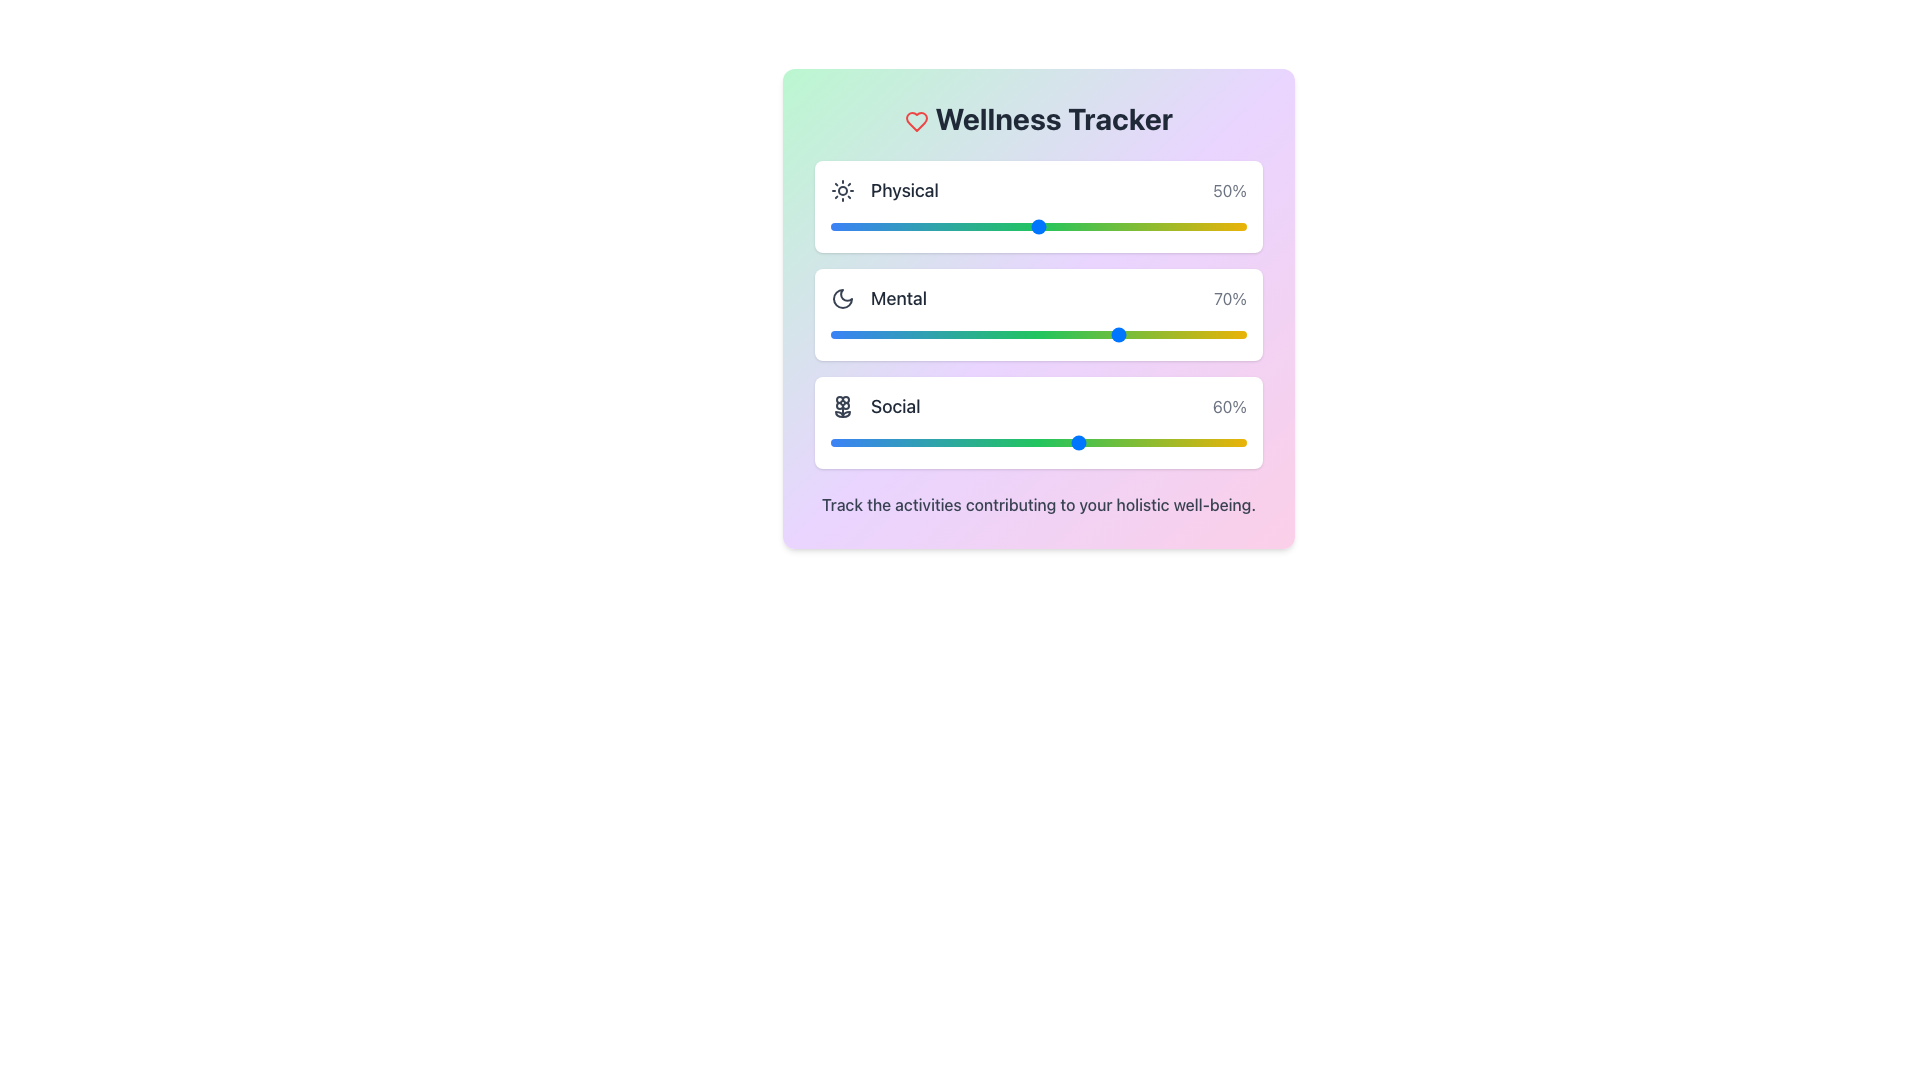 The height and width of the screenshot is (1080, 1920). What do you see at coordinates (835, 442) in the screenshot?
I see `the social well-being percentage` at bounding box center [835, 442].